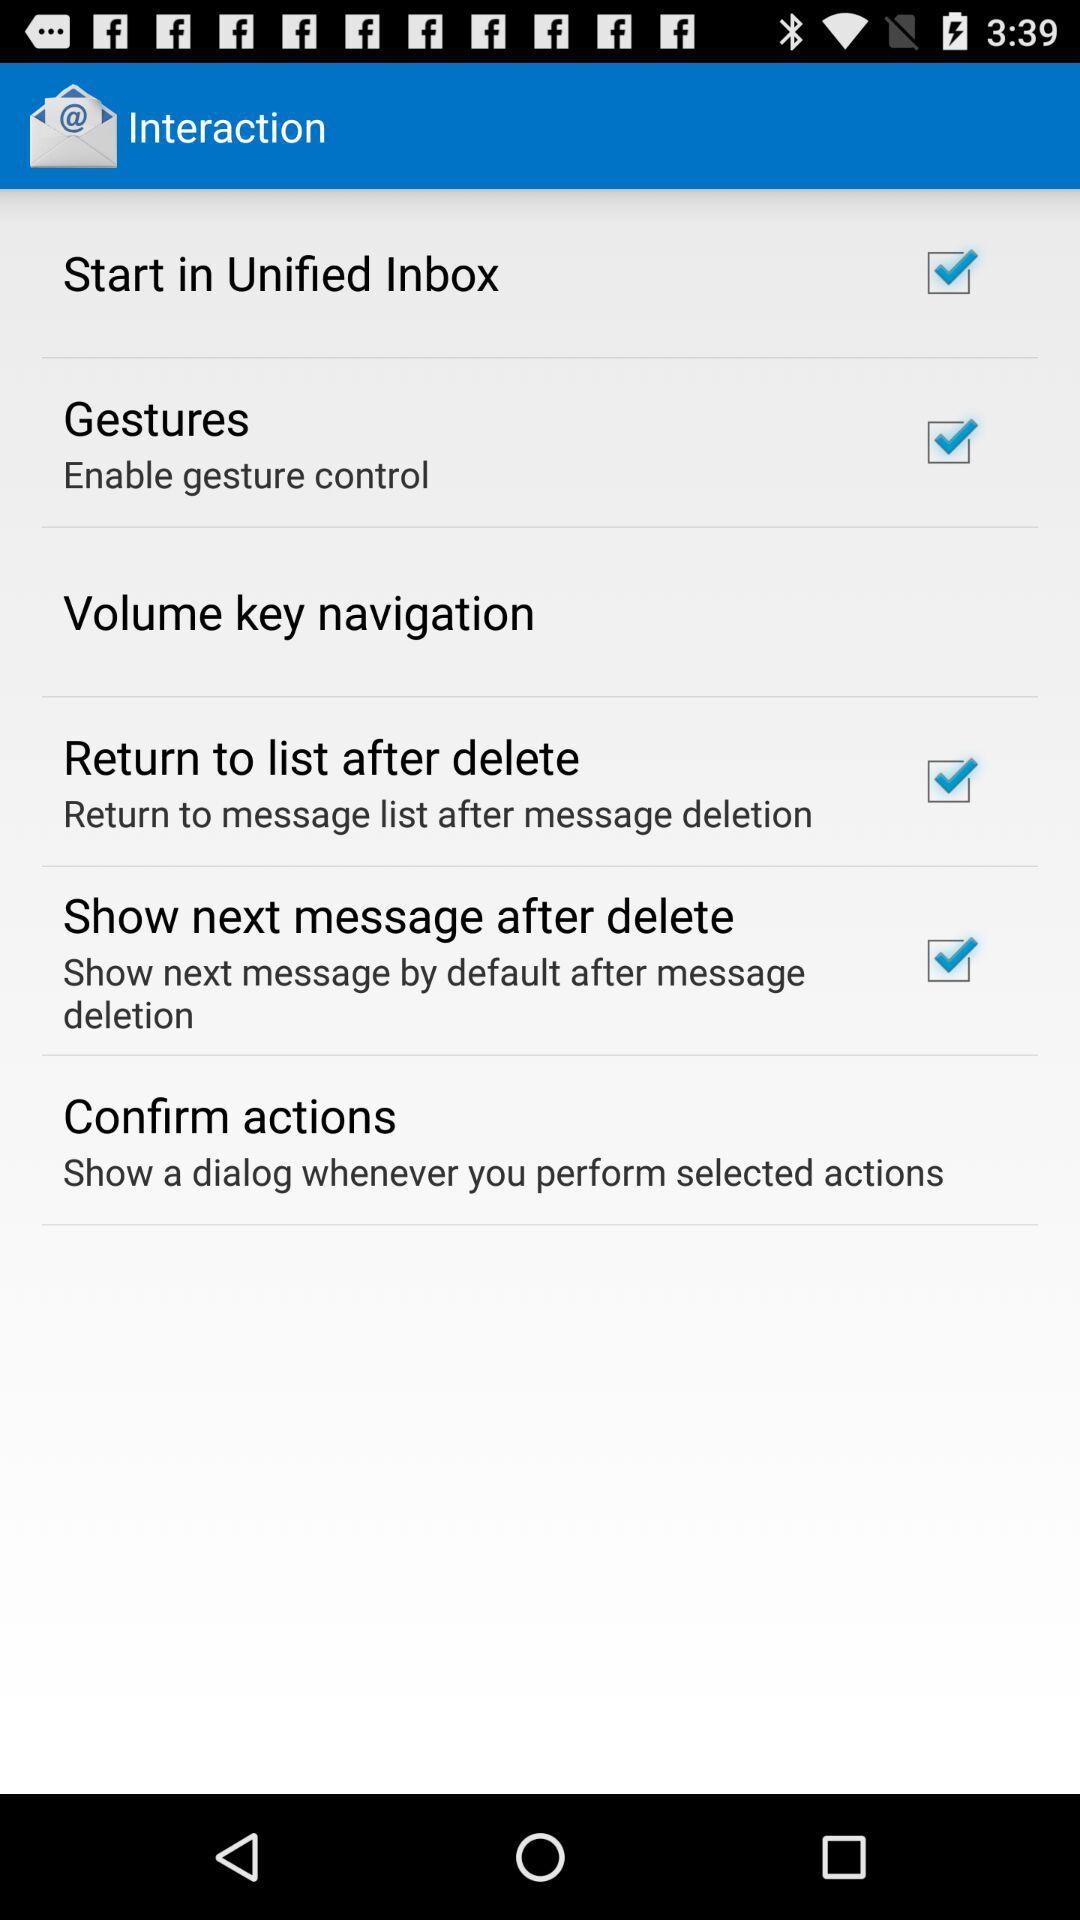 This screenshot has width=1080, height=1920. I want to click on the icon beside interaction, so click(72, 124).